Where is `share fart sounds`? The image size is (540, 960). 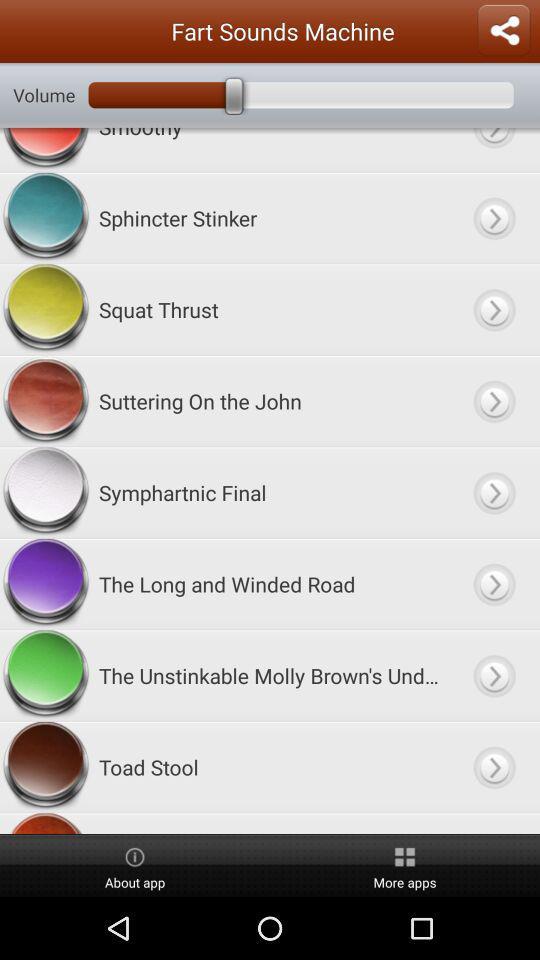 share fart sounds is located at coordinates (502, 30).